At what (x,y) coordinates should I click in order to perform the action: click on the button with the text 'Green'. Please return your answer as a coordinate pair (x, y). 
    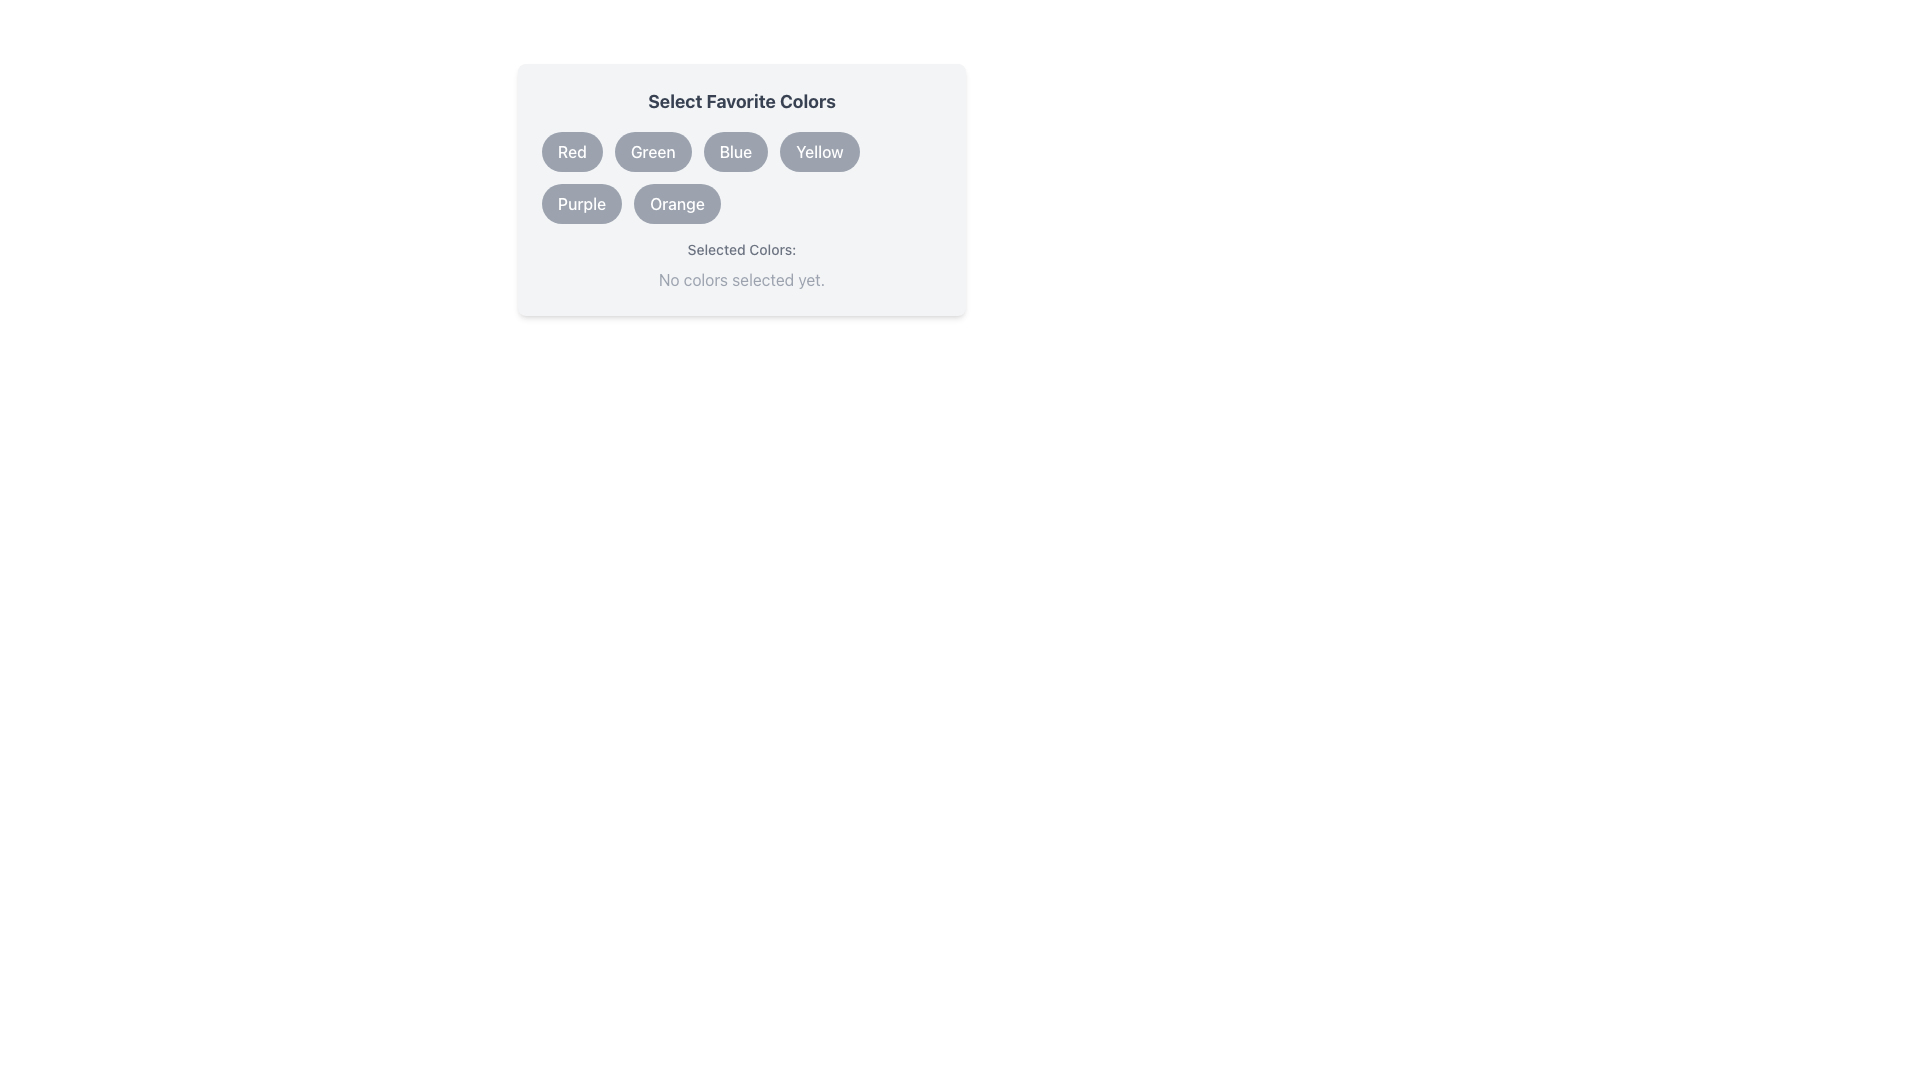
    Looking at the image, I should click on (653, 150).